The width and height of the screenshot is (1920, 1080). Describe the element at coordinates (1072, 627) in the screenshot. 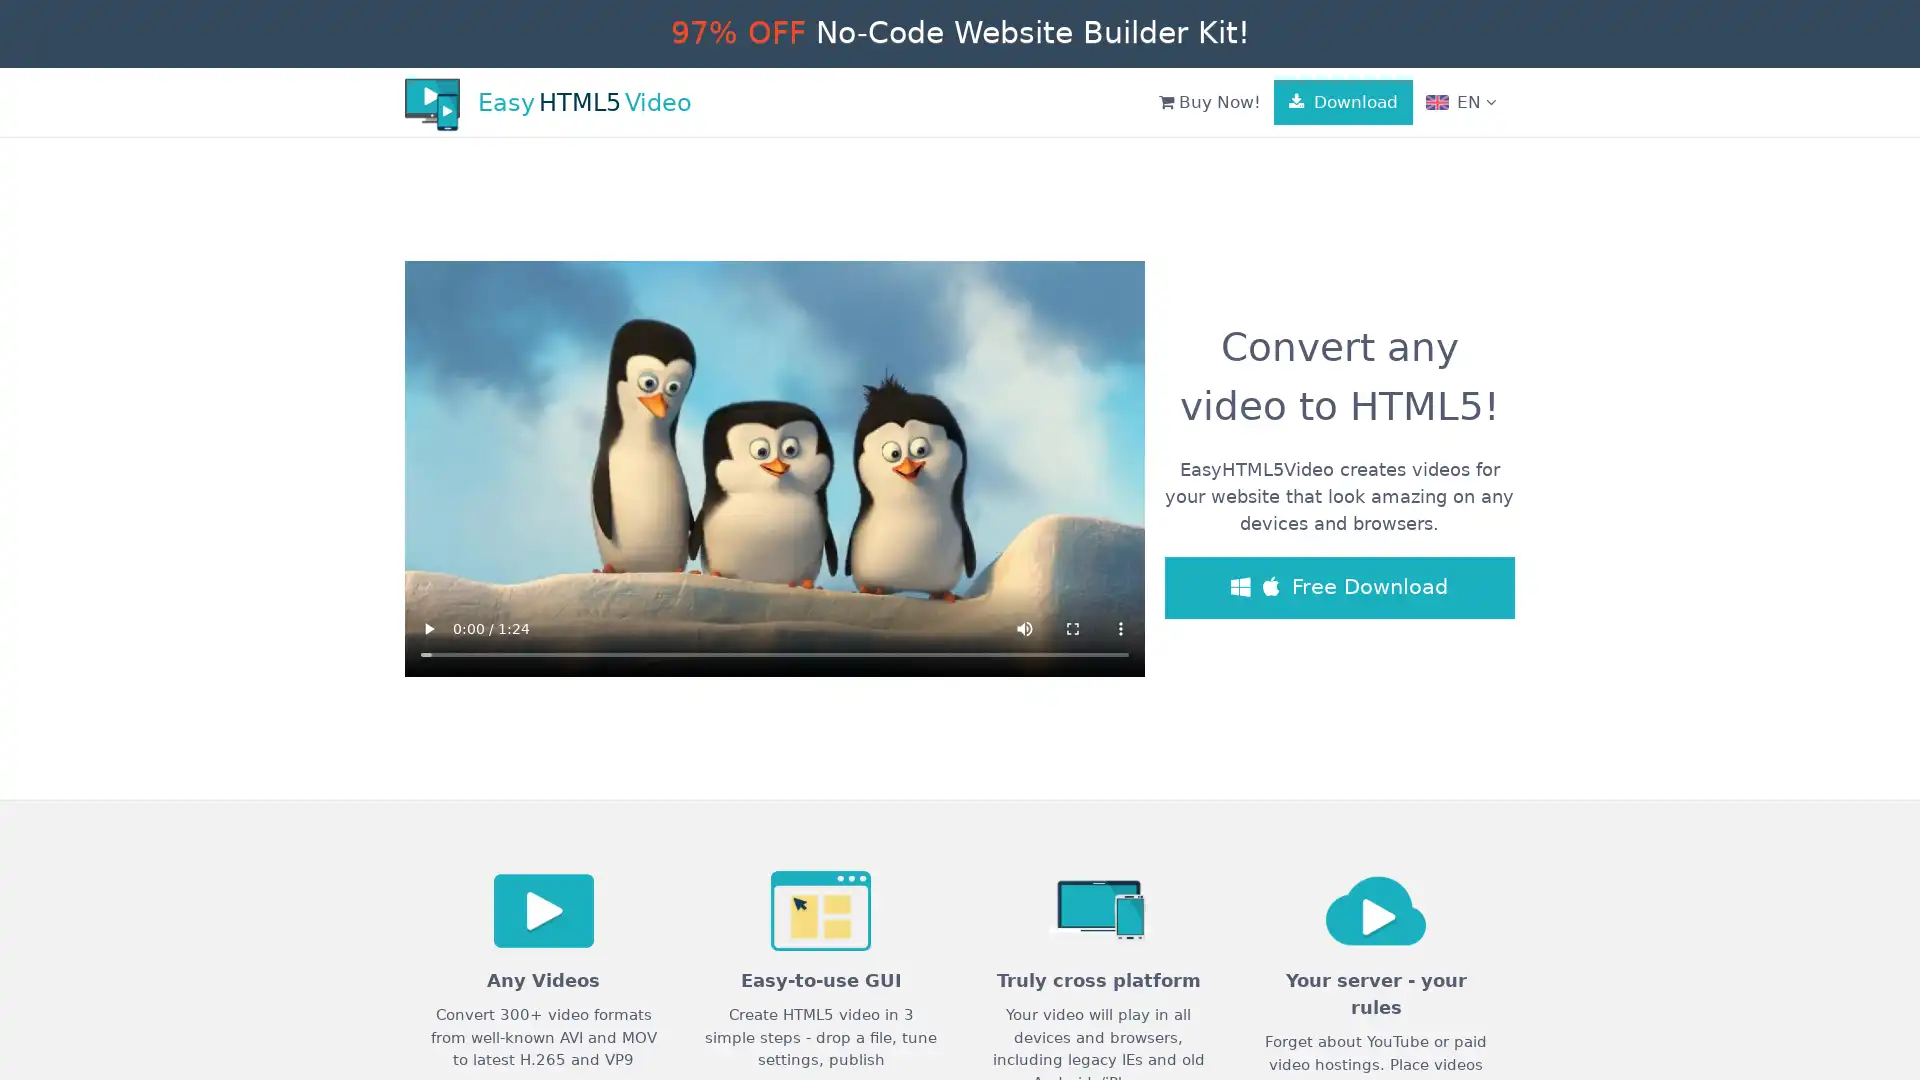

I see `enter full screen` at that location.